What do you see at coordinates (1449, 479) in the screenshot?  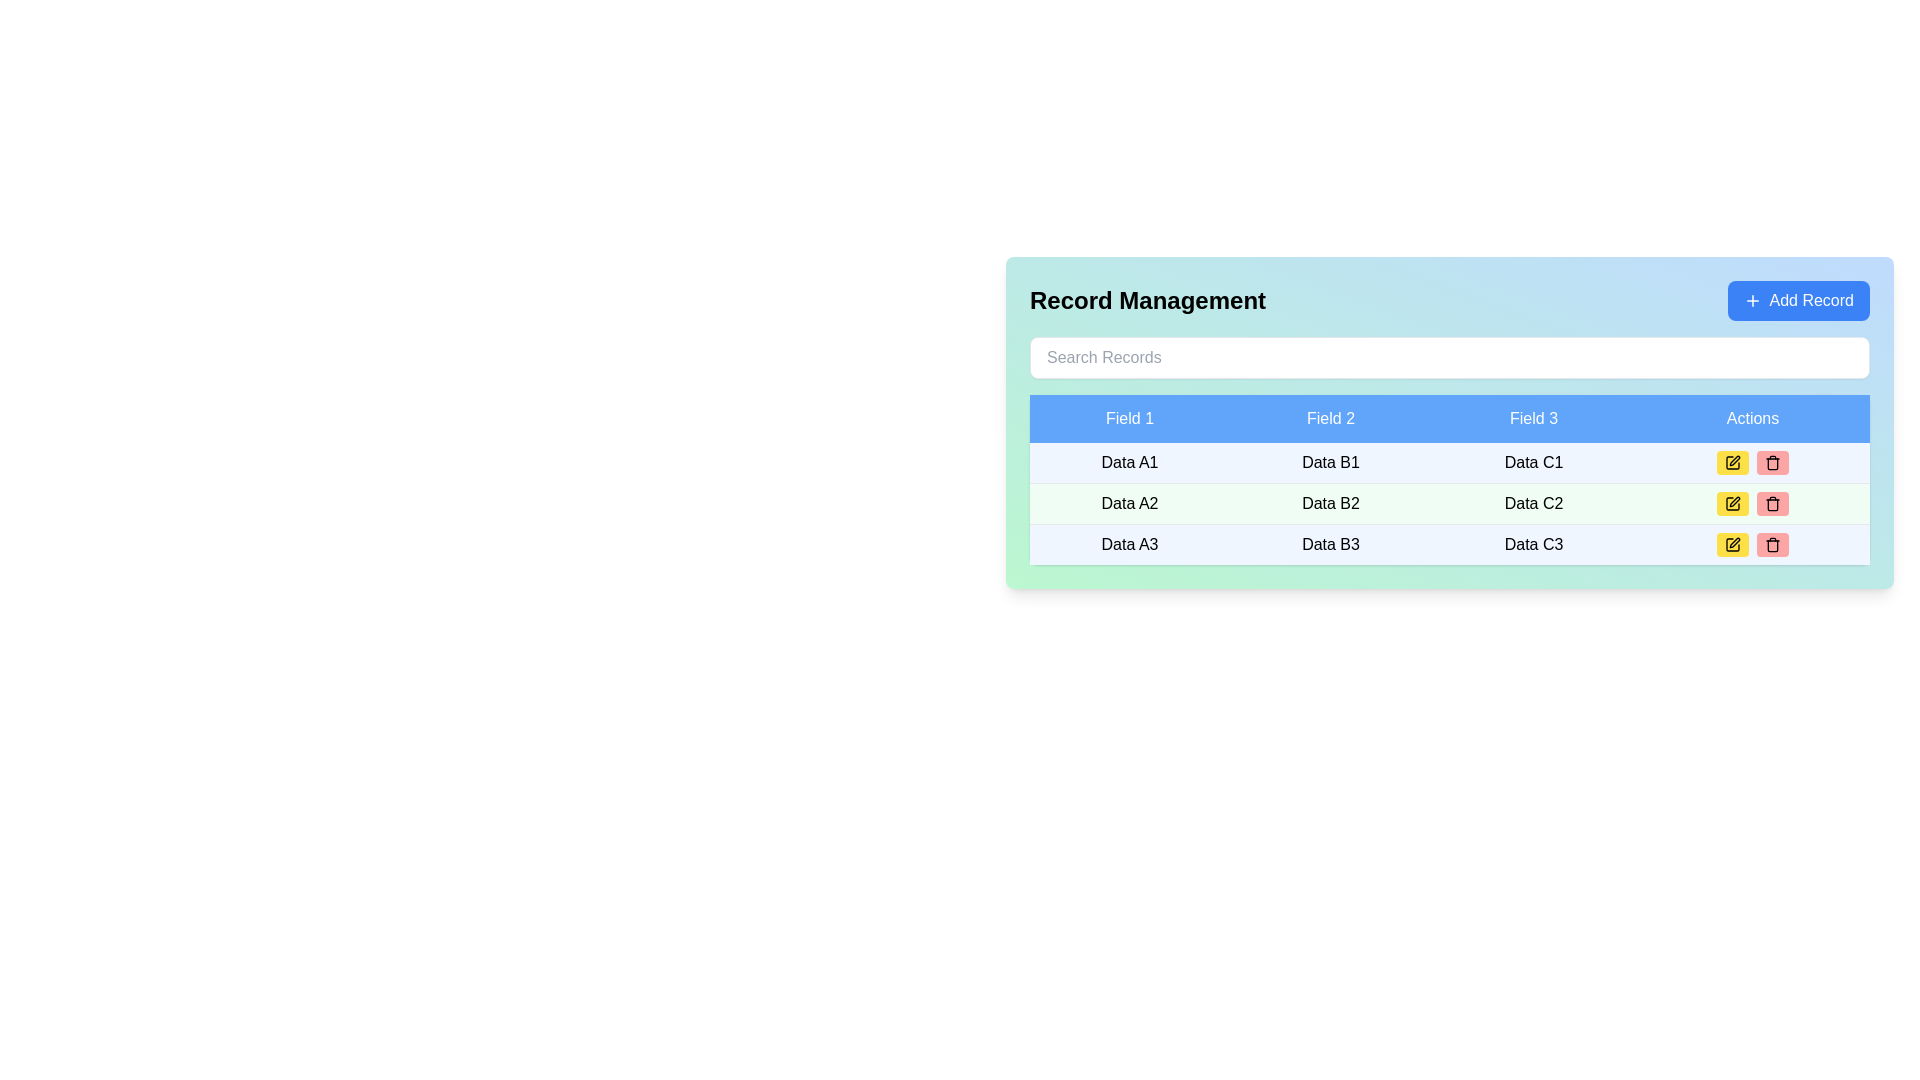 I see `the central area of the table located in the 'Record Management' section to analyze the displayed records` at bounding box center [1449, 479].